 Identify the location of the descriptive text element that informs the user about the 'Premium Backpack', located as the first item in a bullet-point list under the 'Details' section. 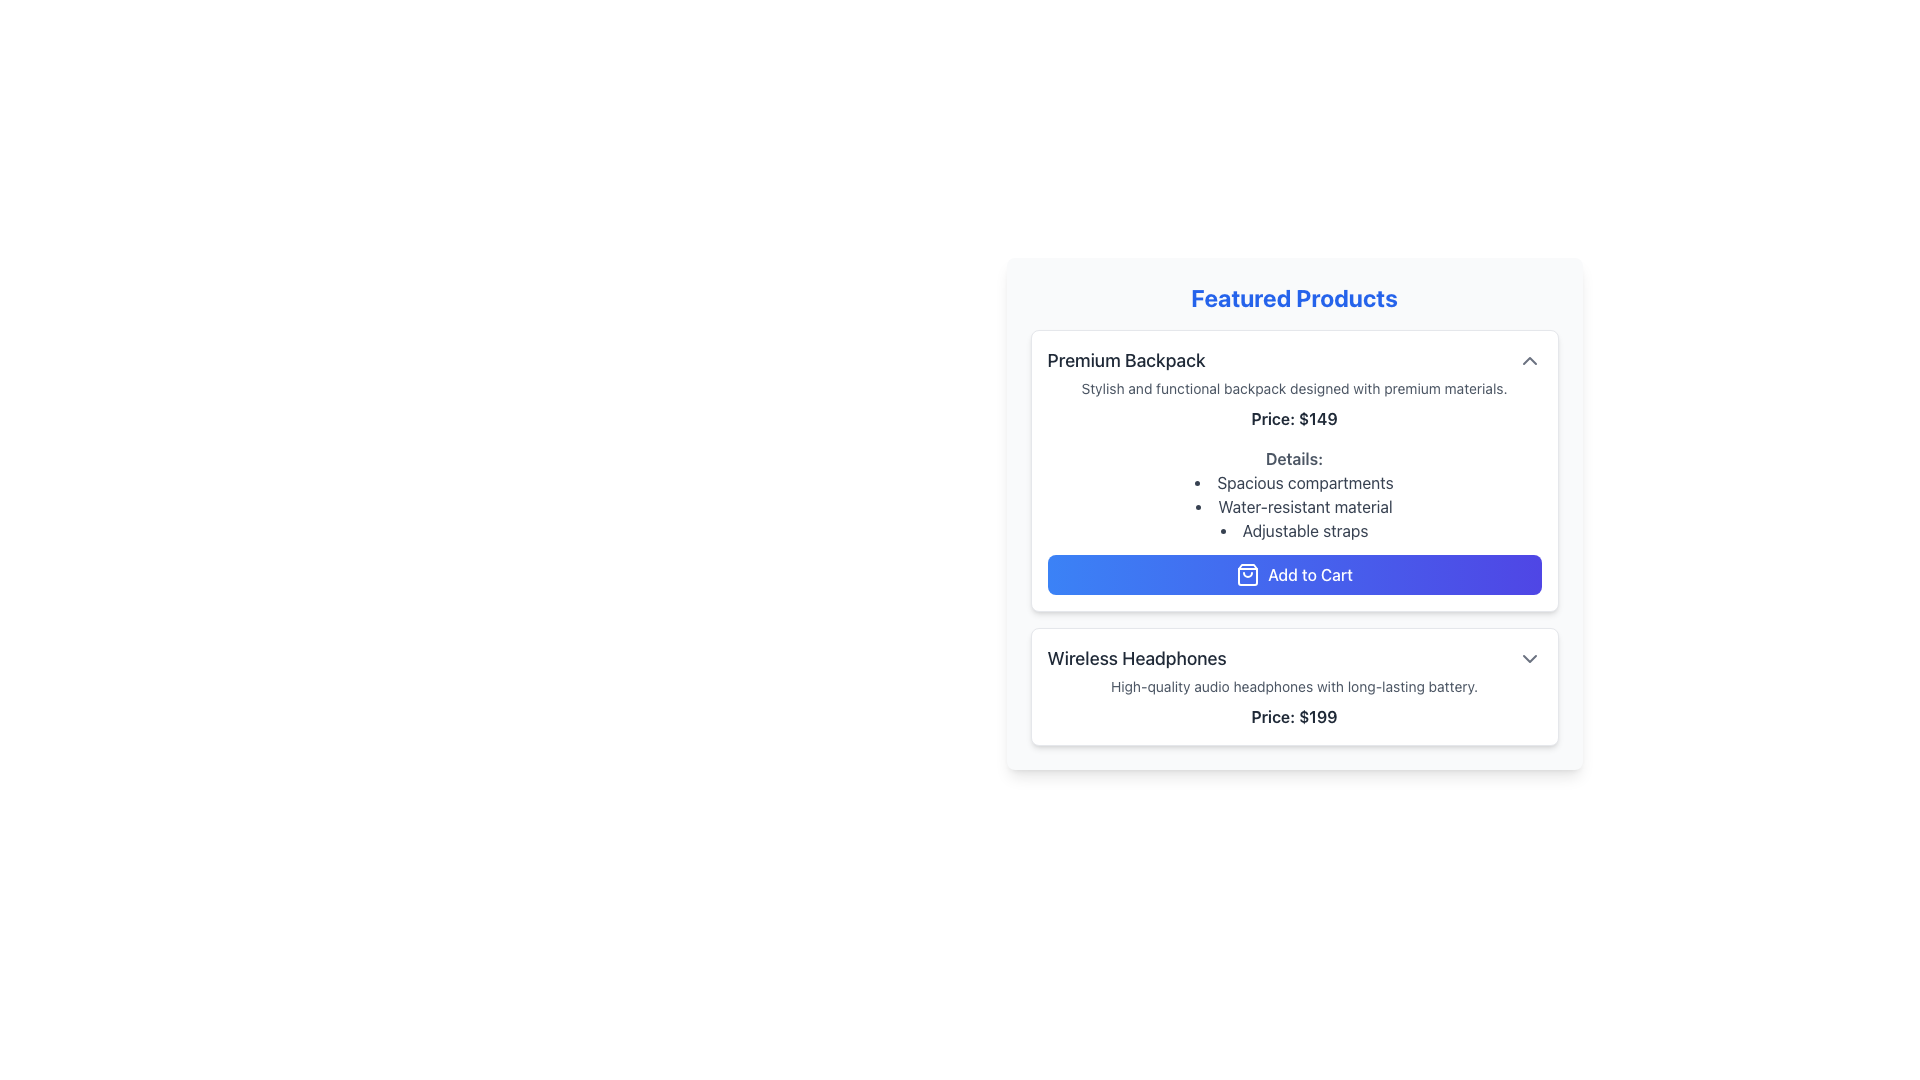
(1294, 482).